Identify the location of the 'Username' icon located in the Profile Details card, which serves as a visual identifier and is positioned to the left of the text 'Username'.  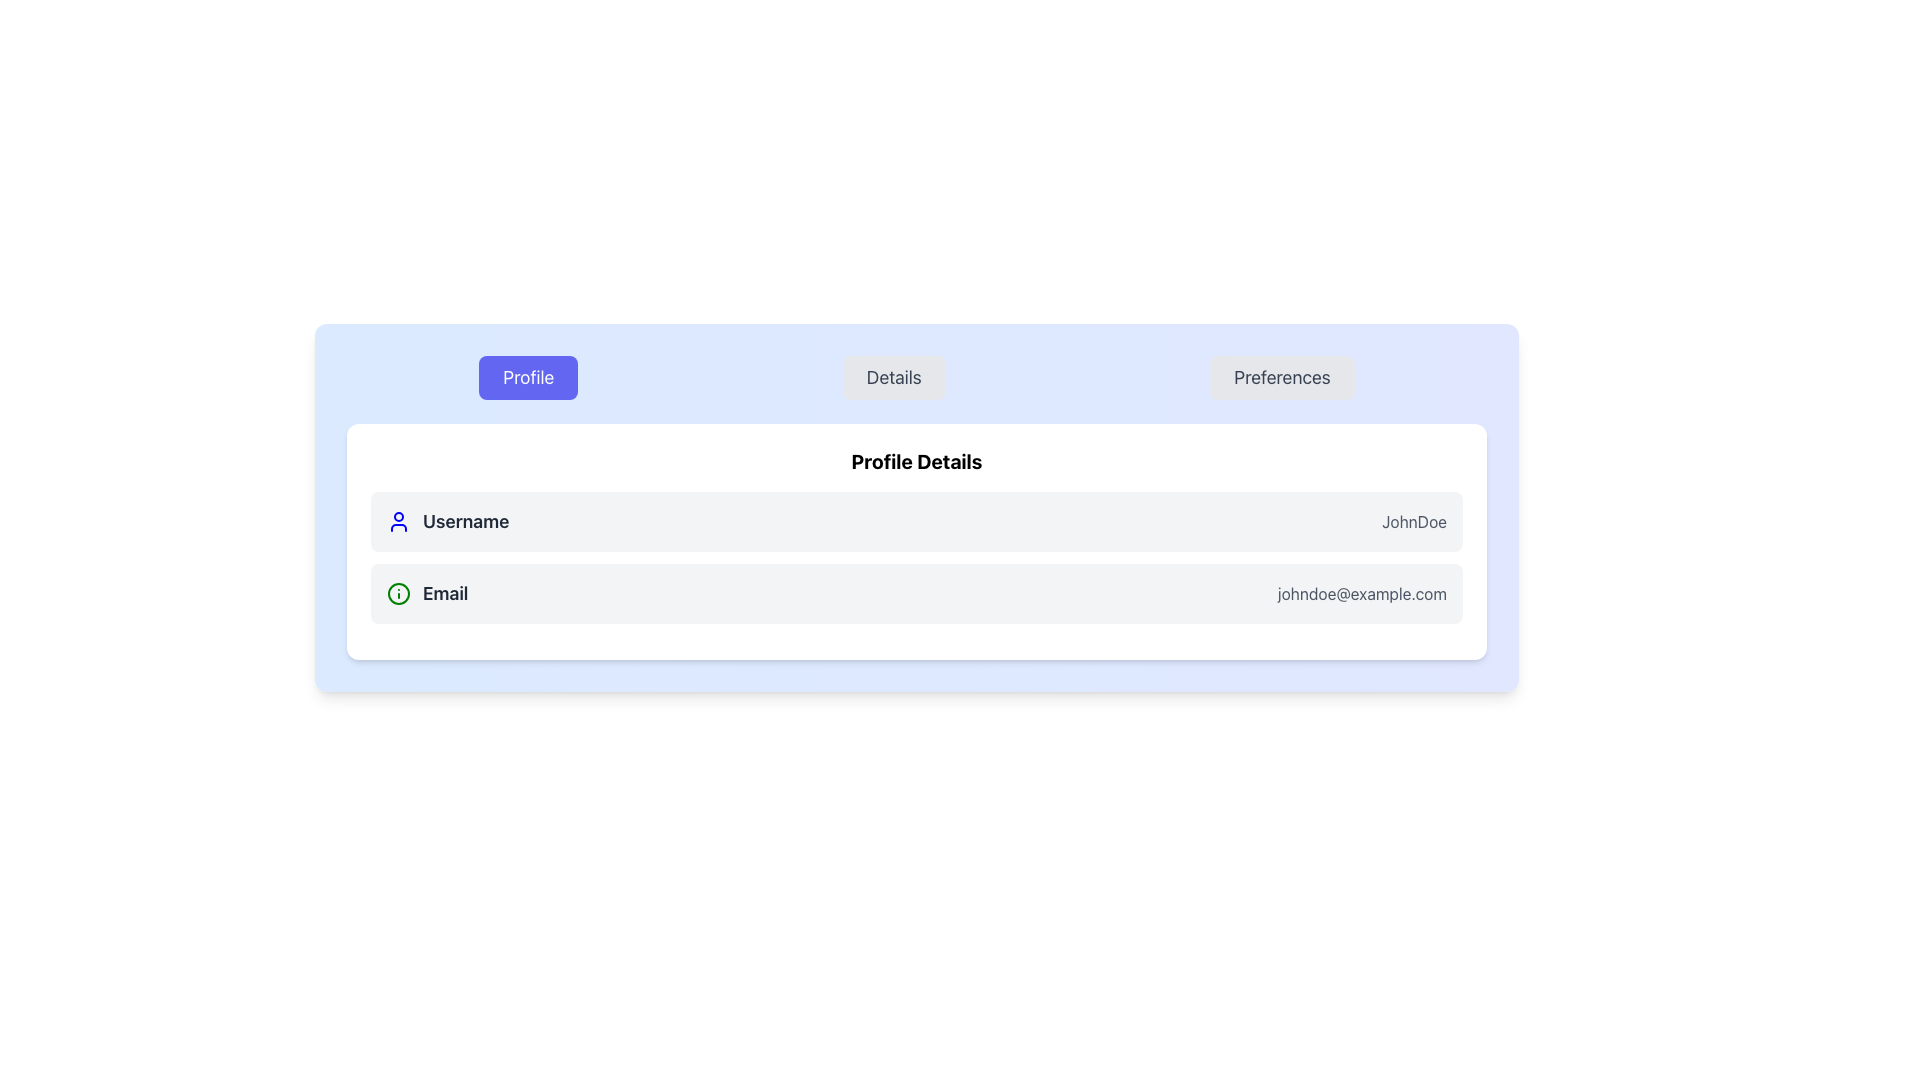
(398, 520).